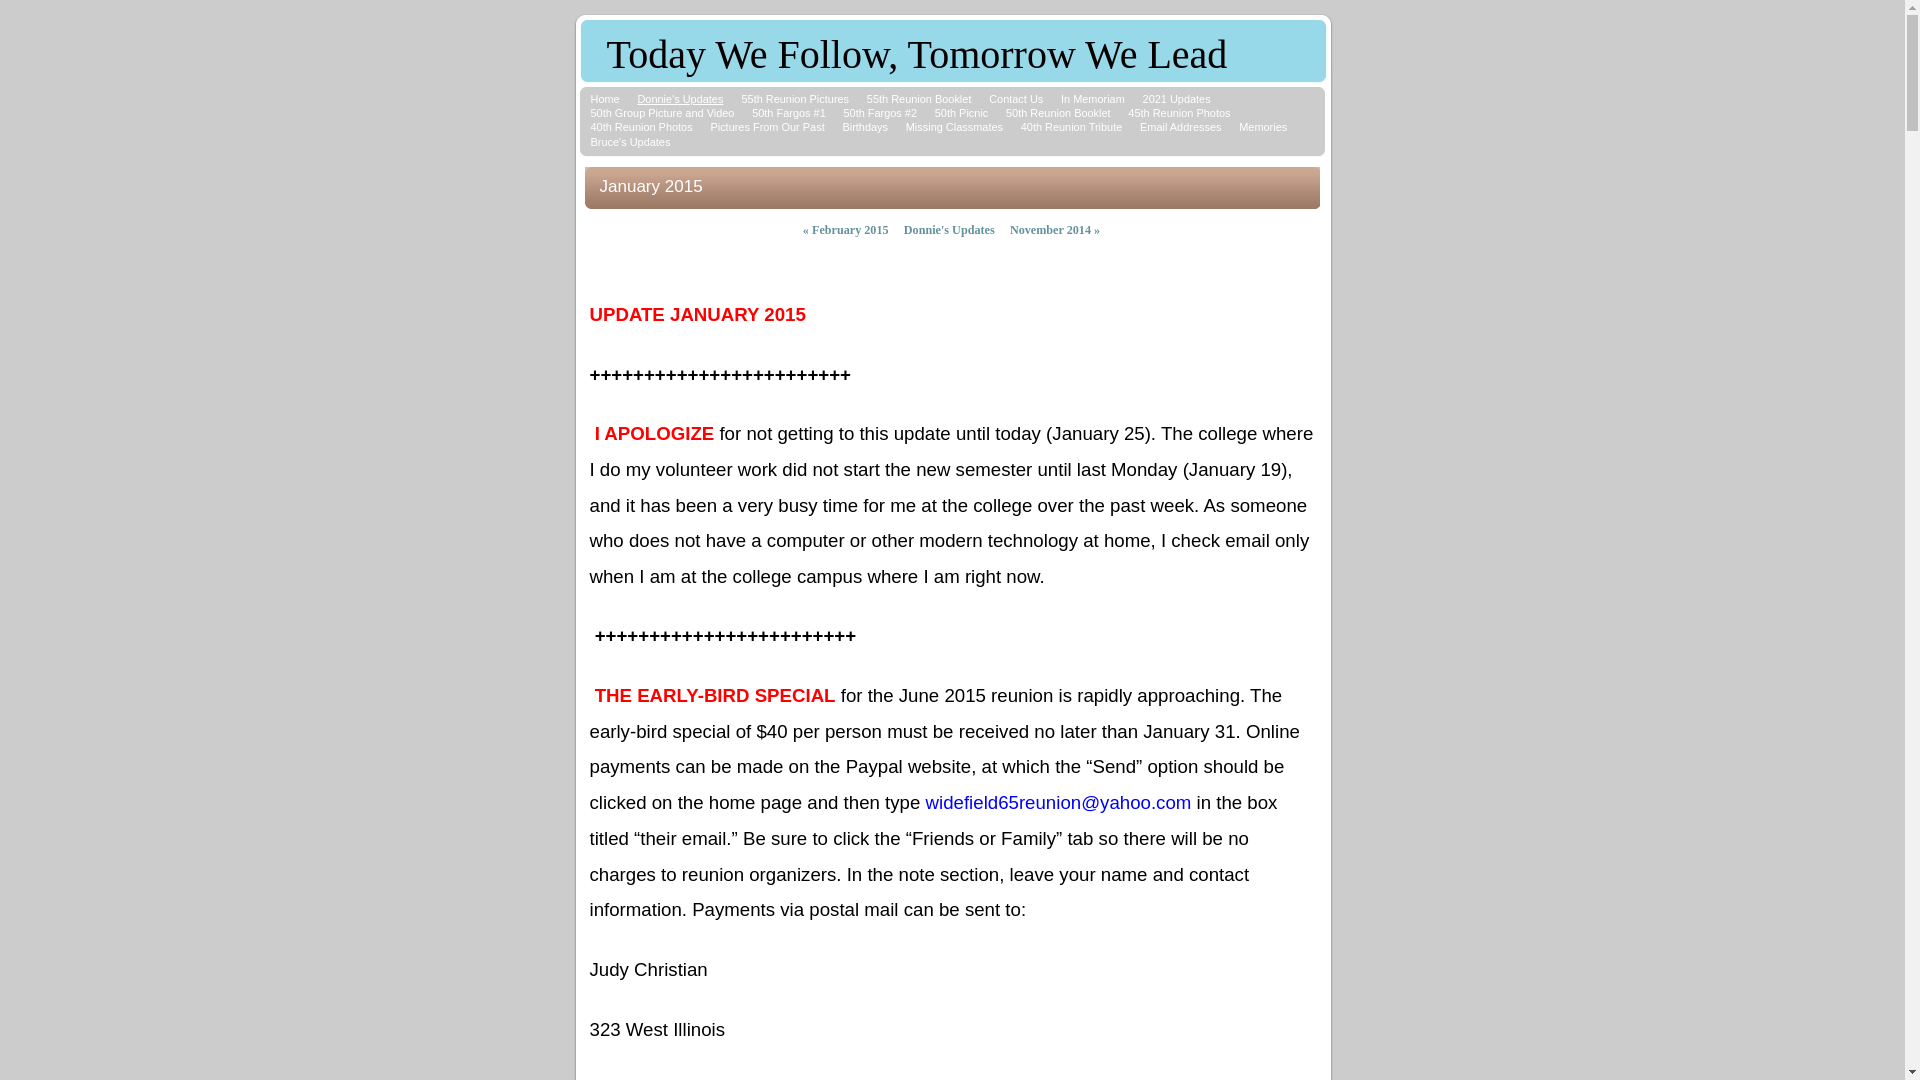 This screenshot has width=1920, height=1080. I want to click on '55th Reunion Pictures', so click(739, 99).